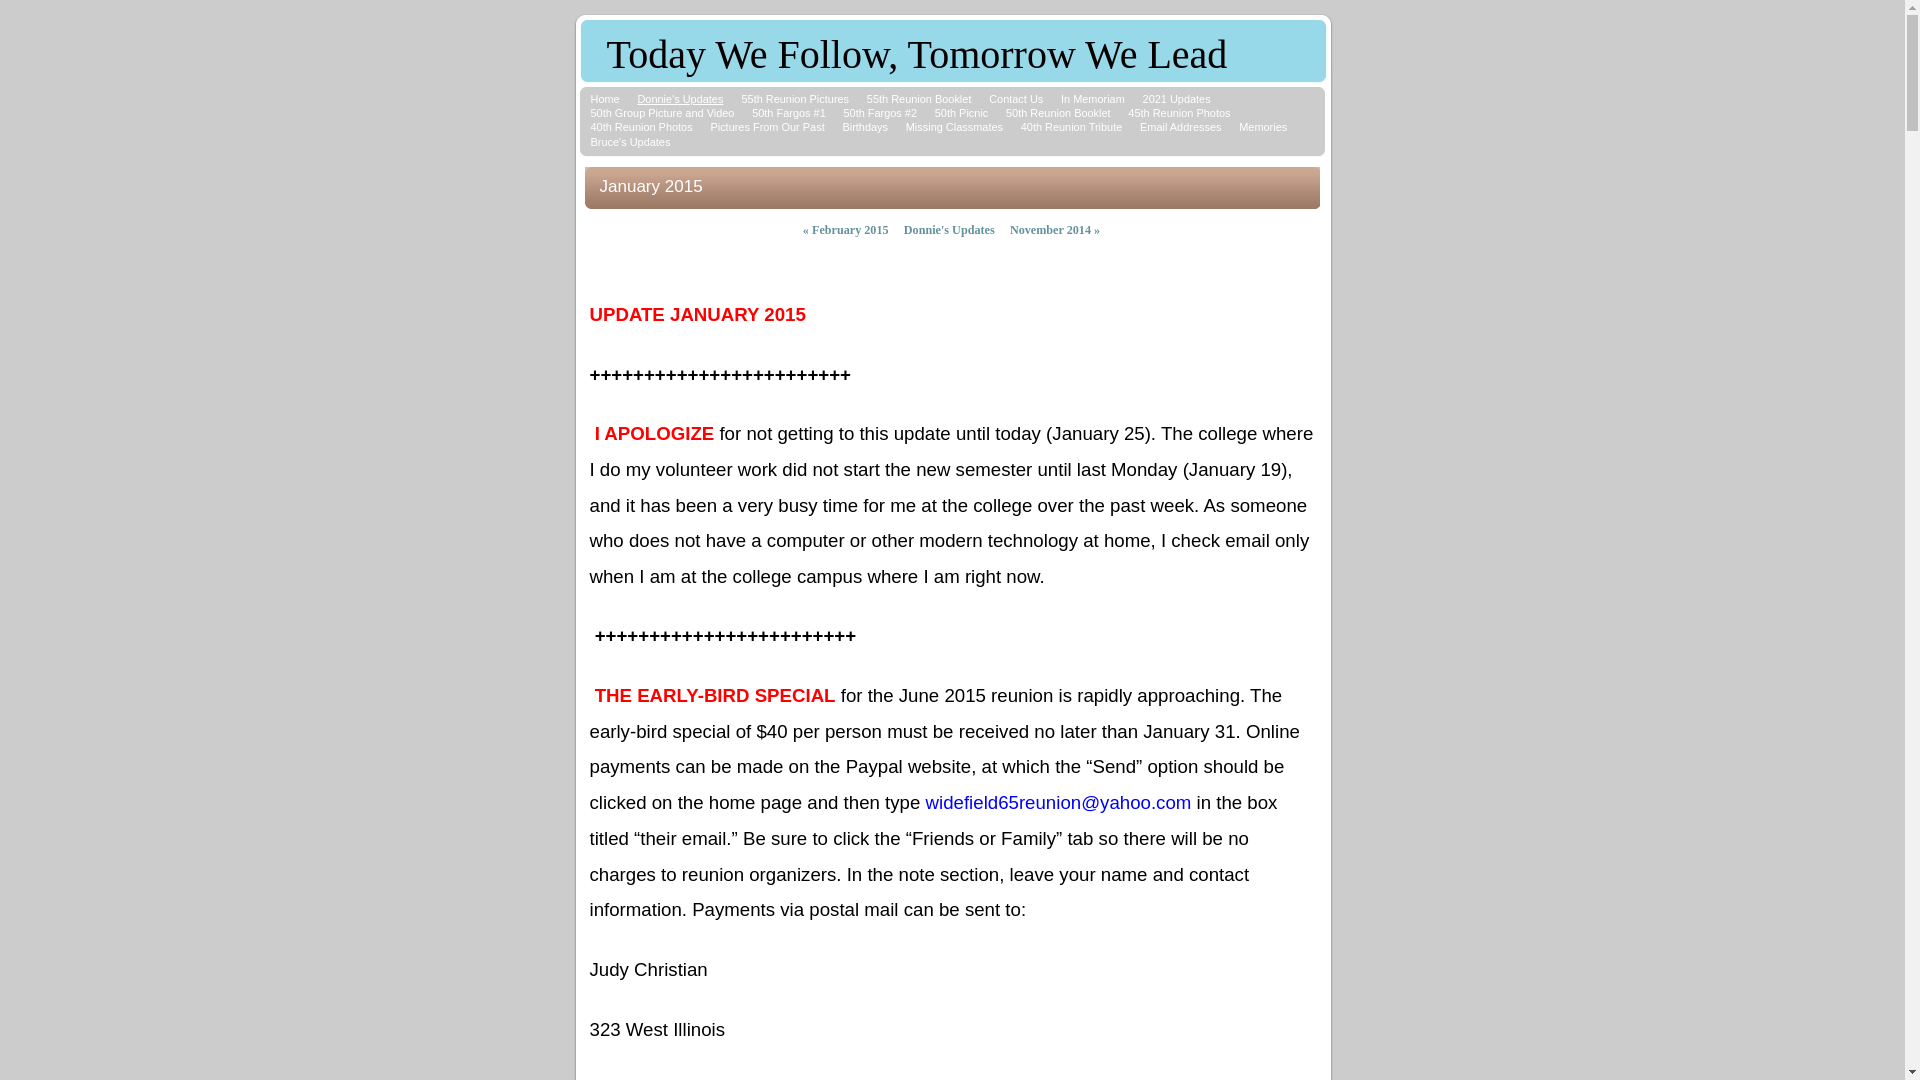 This screenshot has width=1920, height=1080. I want to click on '55th Reunion Pictures', so click(739, 99).